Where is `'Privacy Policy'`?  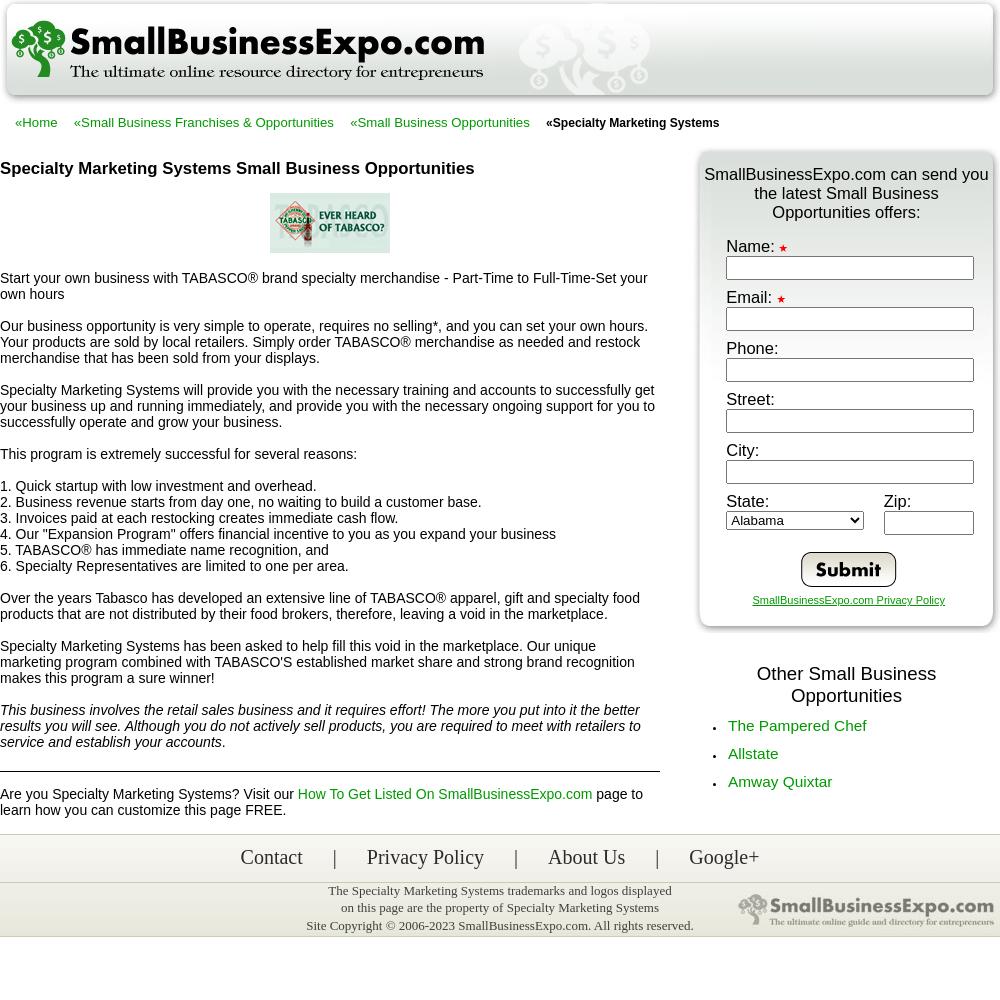 'Privacy Policy' is located at coordinates (425, 856).